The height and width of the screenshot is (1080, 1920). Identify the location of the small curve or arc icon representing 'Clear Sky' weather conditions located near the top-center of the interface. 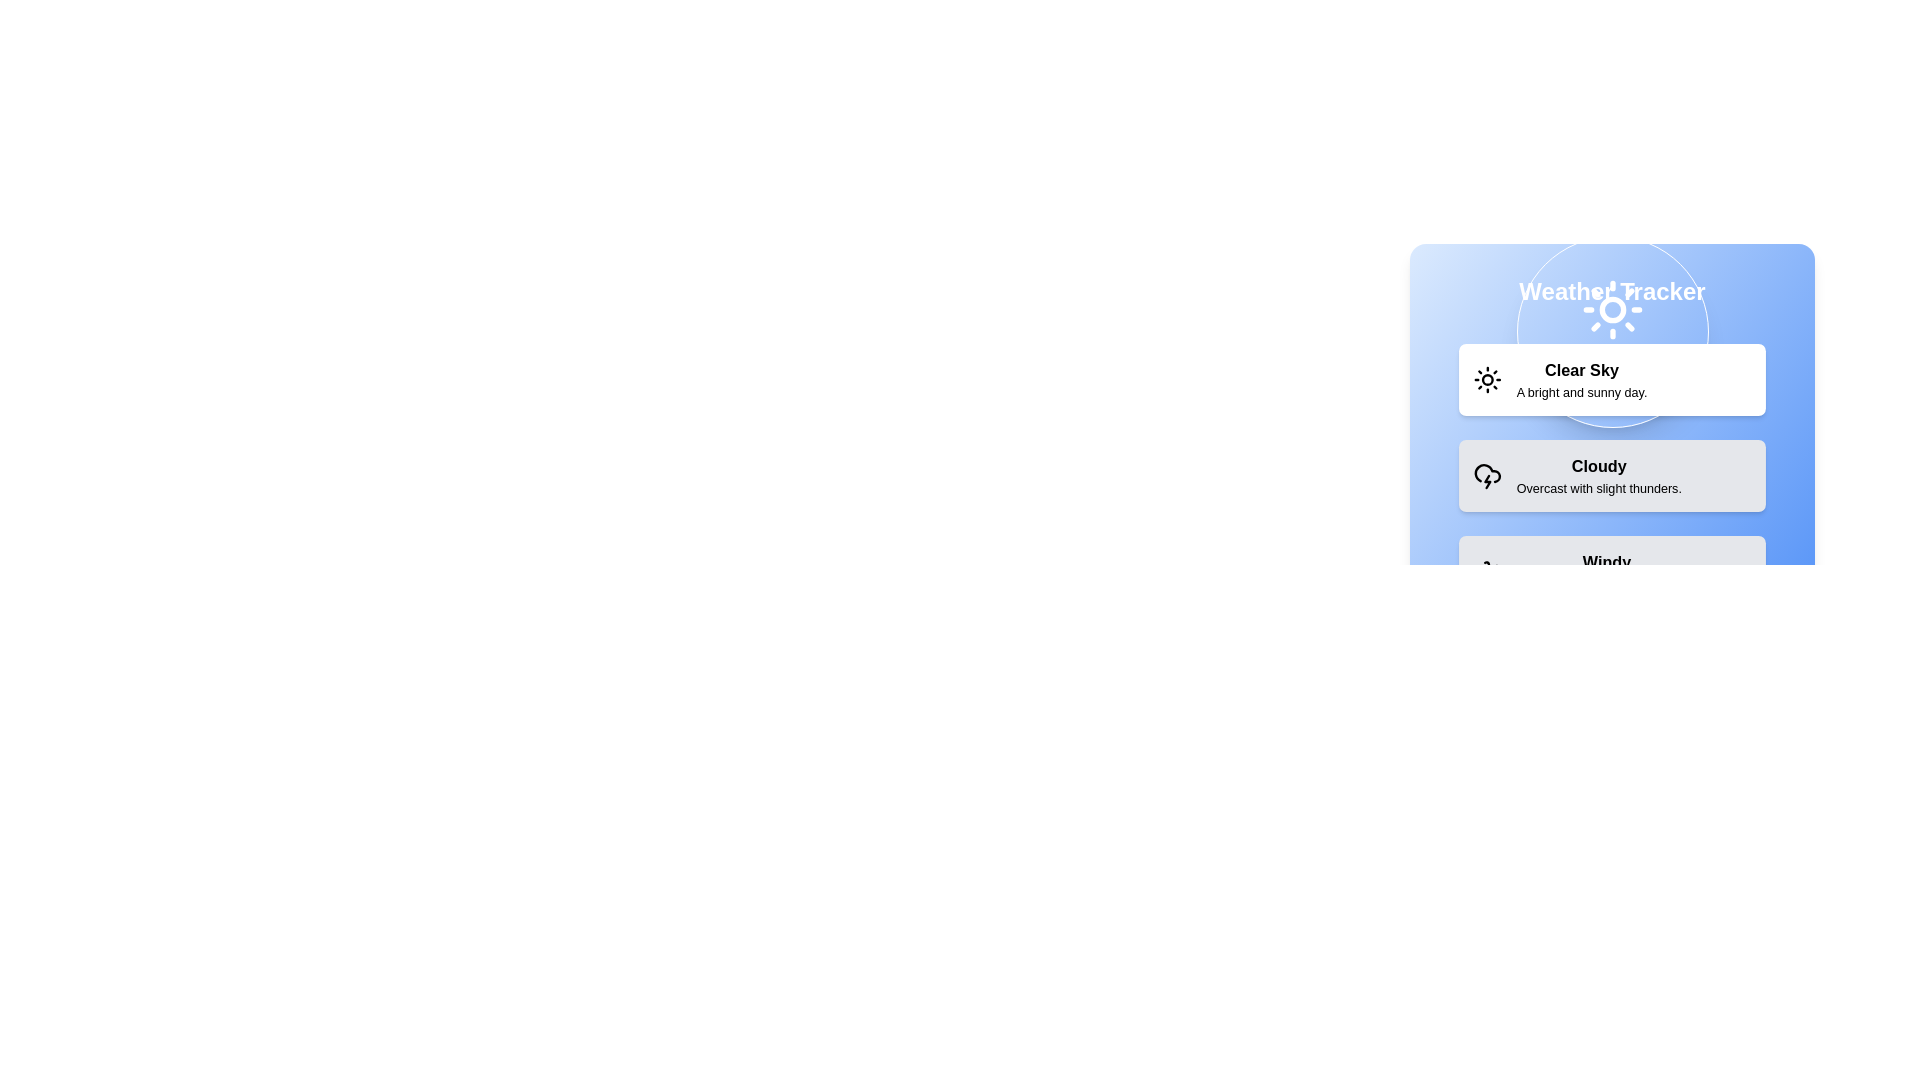
(1600, 293).